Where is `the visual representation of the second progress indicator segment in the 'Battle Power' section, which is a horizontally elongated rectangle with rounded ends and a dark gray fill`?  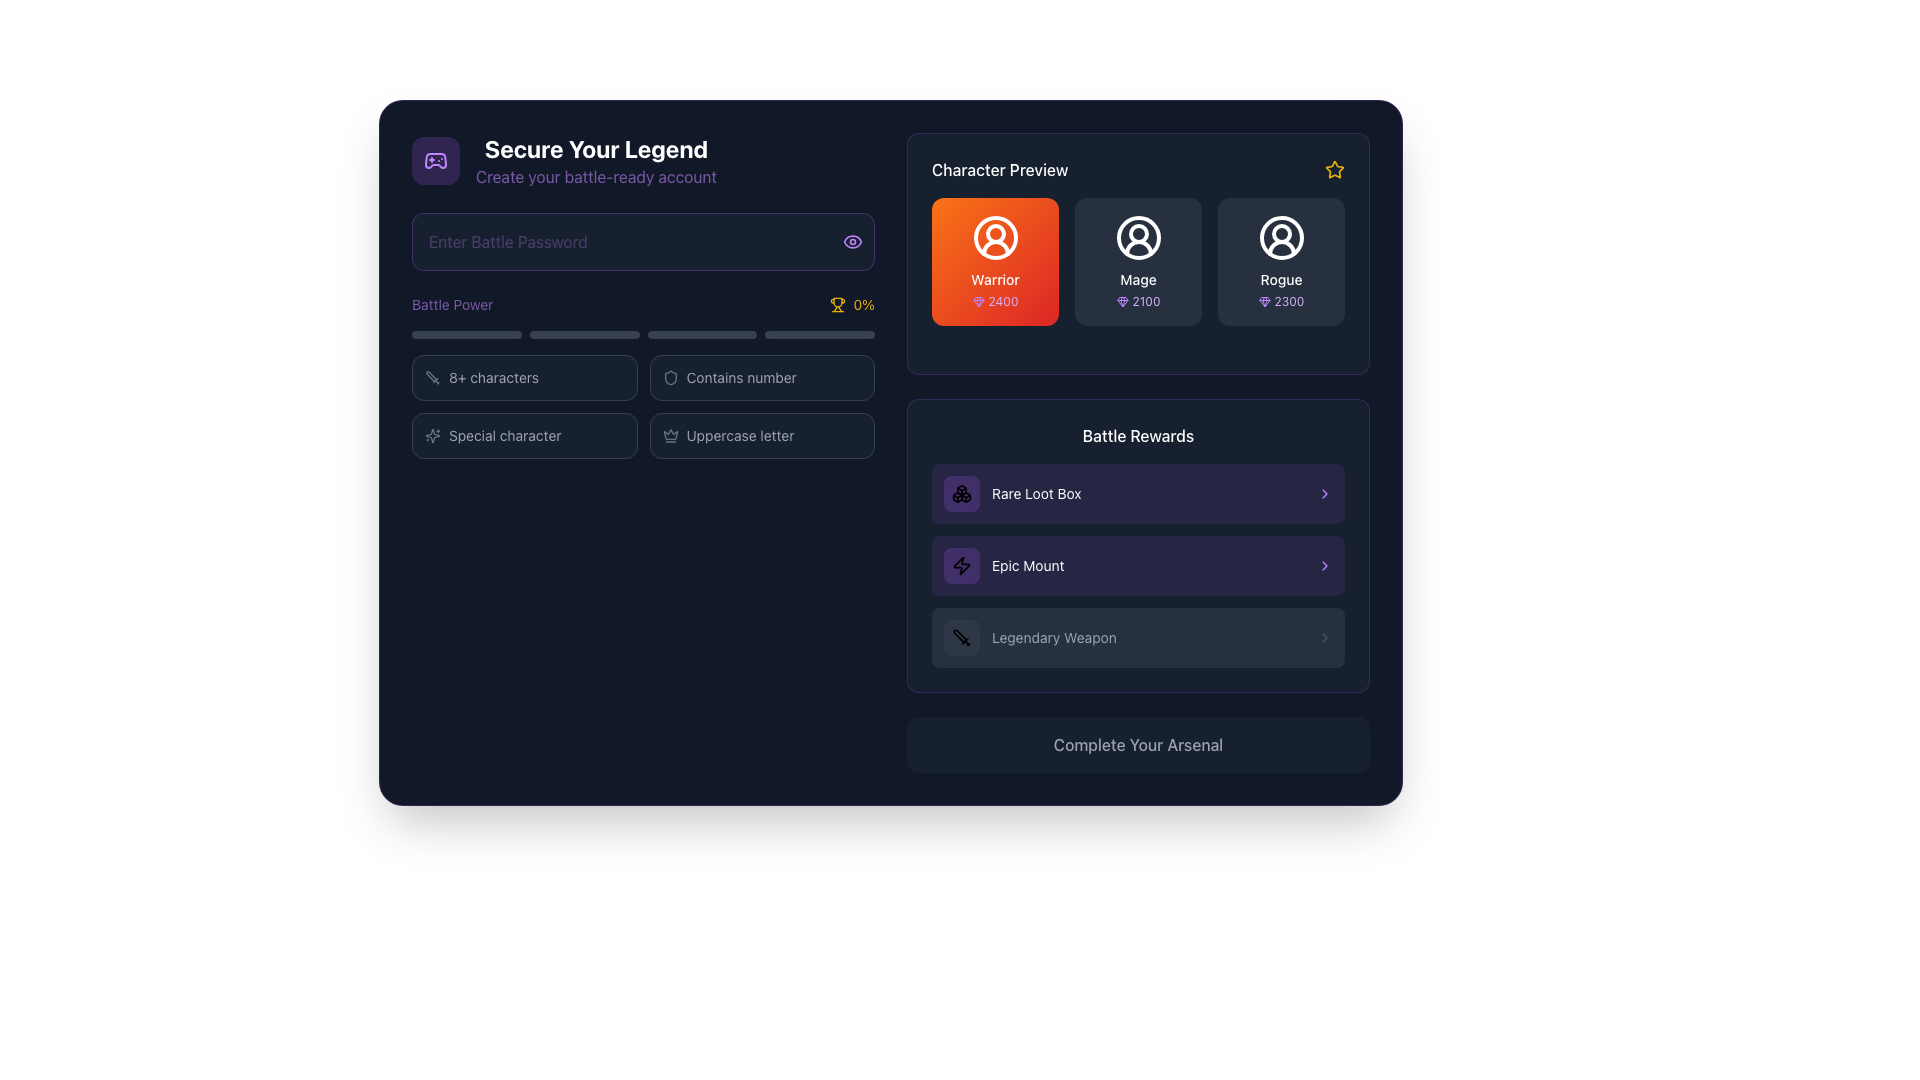 the visual representation of the second progress indicator segment in the 'Battle Power' section, which is a horizontally elongated rectangle with rounded ends and a dark gray fill is located at coordinates (583, 334).